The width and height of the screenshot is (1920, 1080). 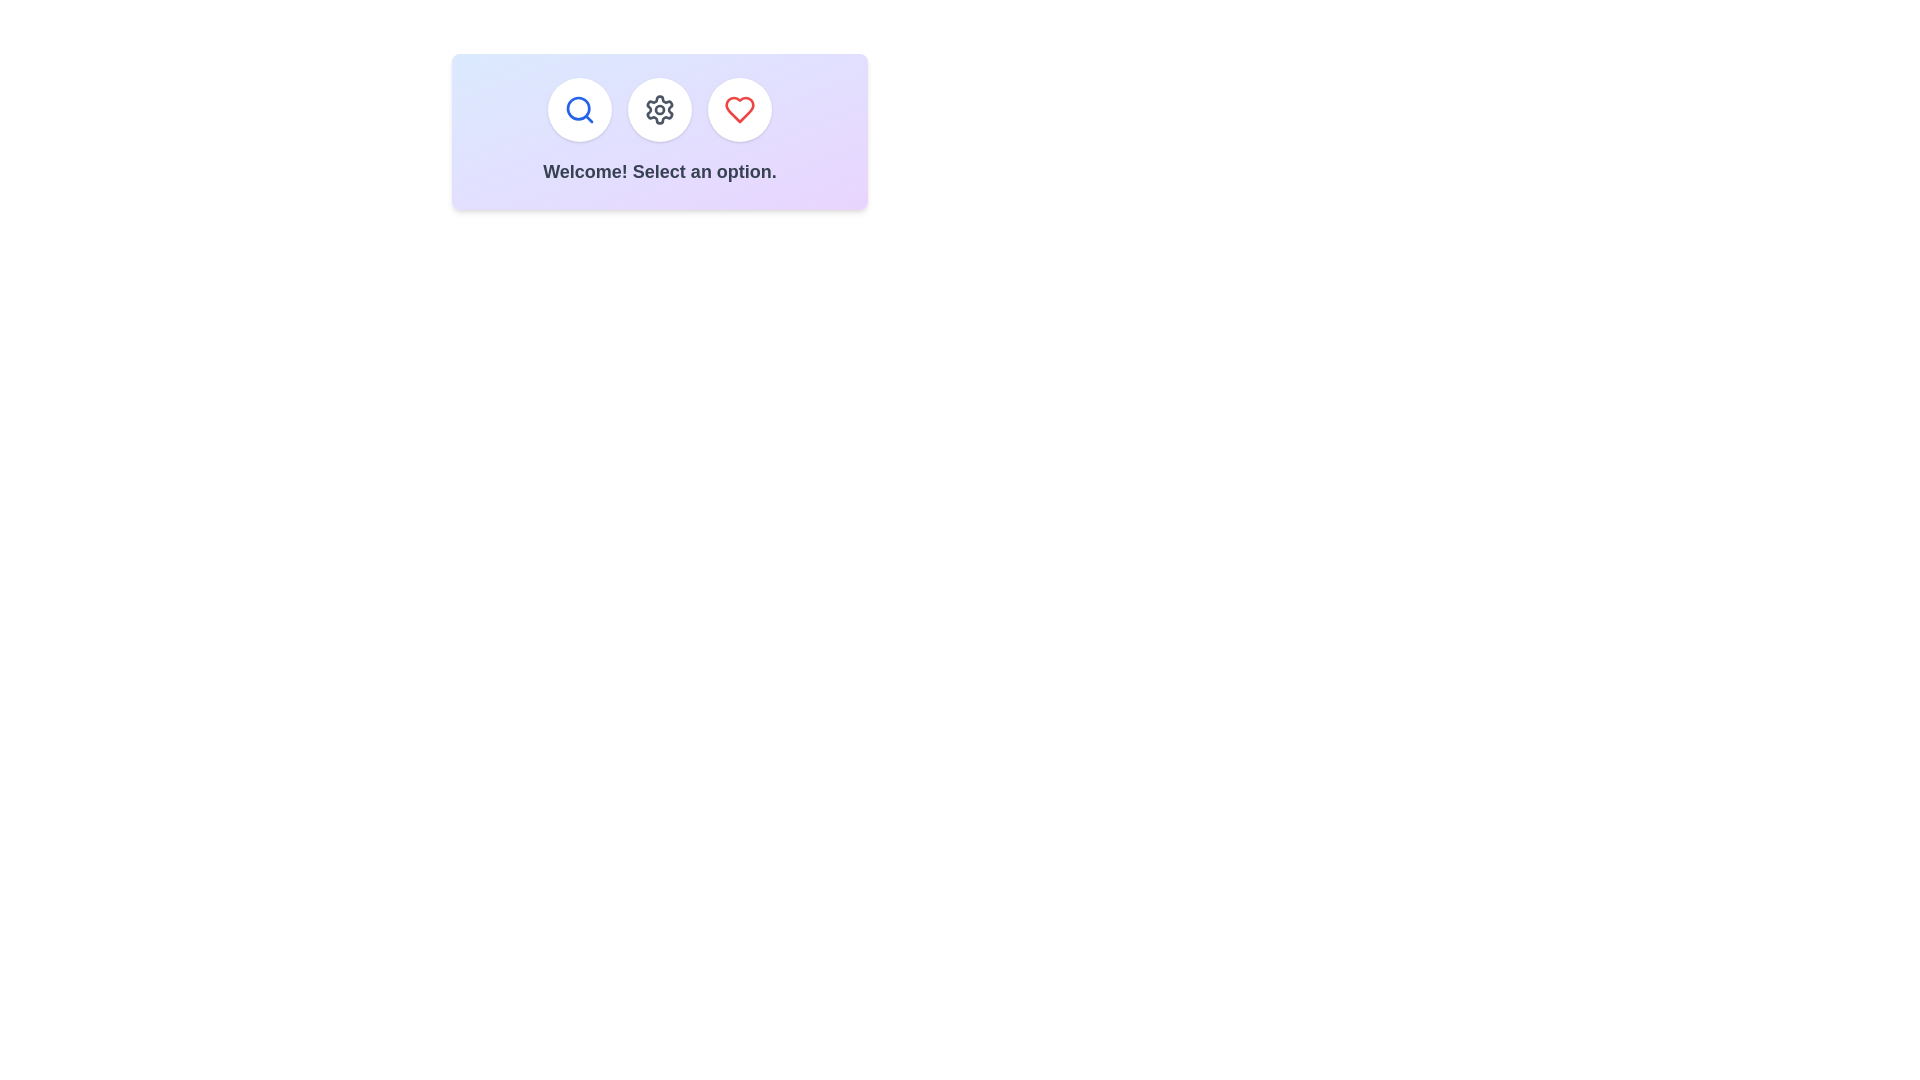 What do you see at coordinates (738, 110) in the screenshot?
I see `the third icon in a row of three icons that represents a favorites or like function, located near the top center of the page` at bounding box center [738, 110].